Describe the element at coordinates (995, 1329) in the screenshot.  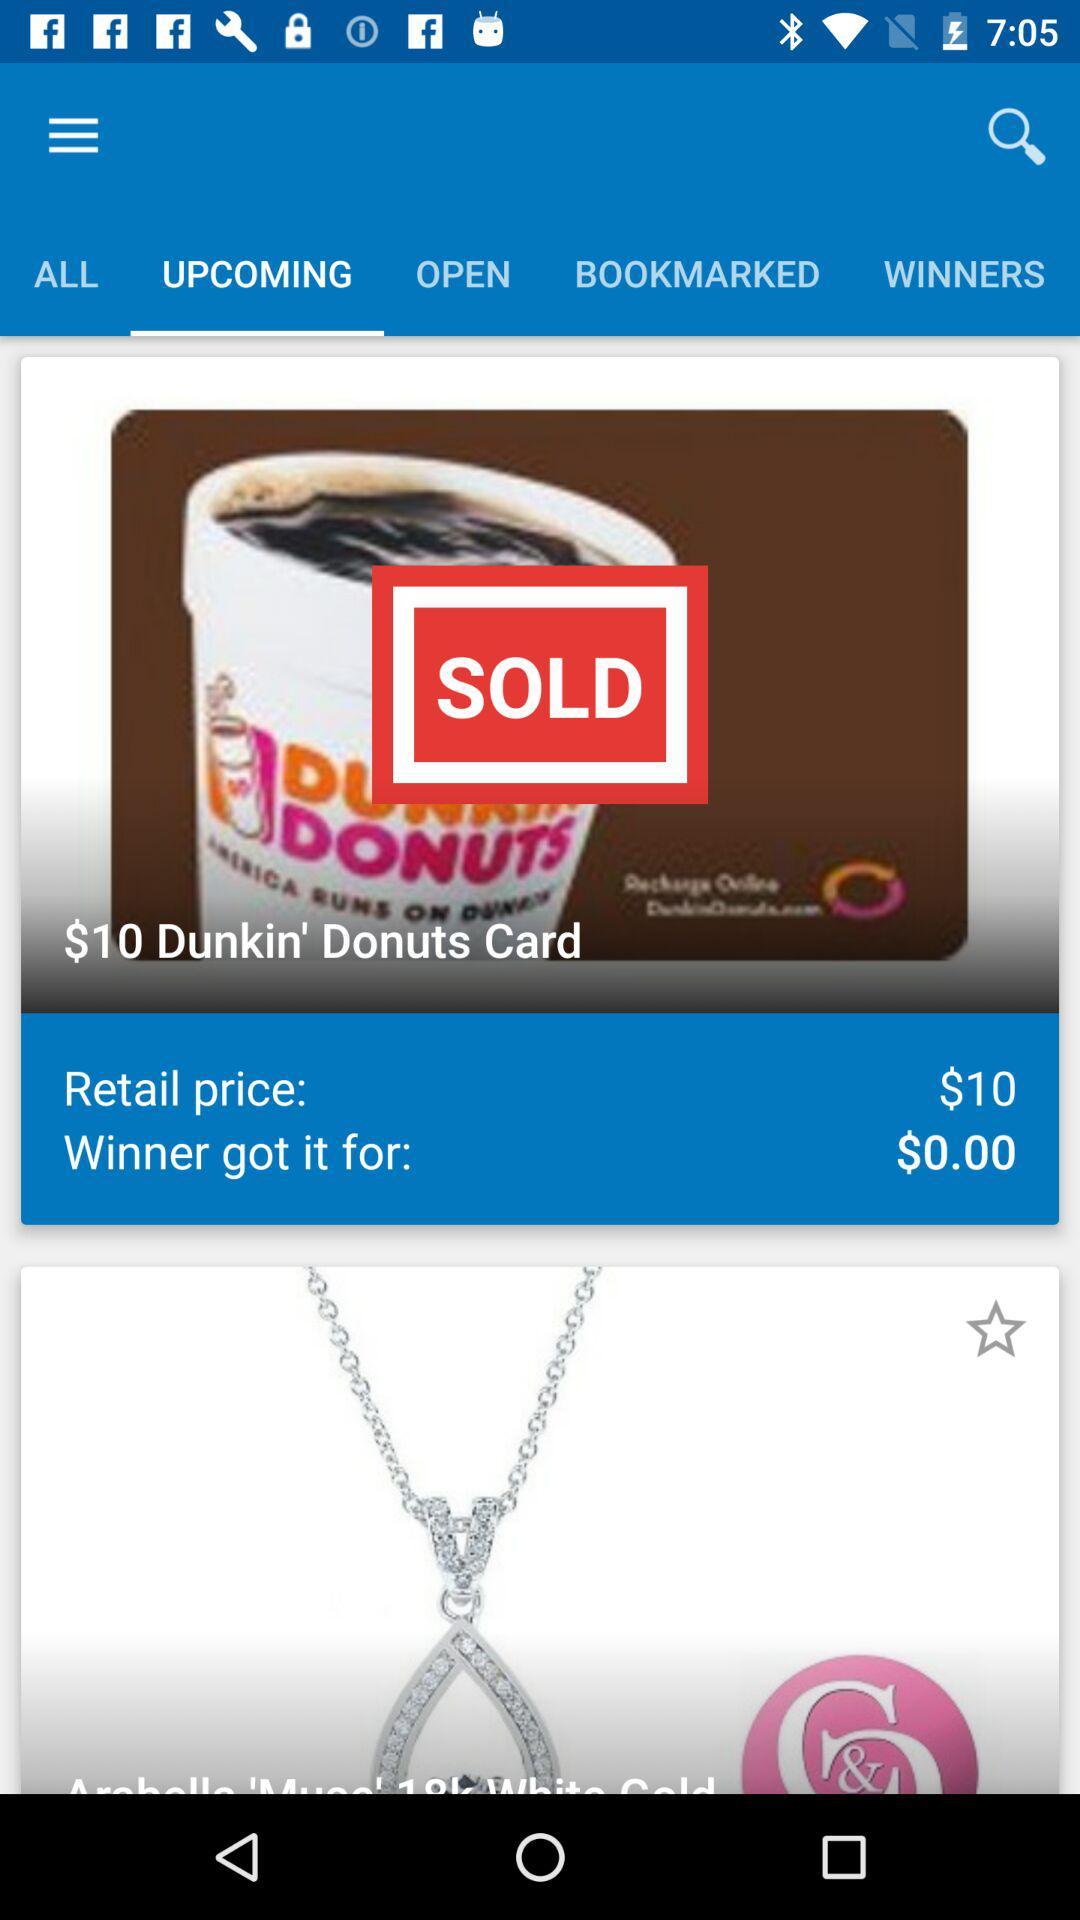
I see `icon at the bottom right corner` at that location.